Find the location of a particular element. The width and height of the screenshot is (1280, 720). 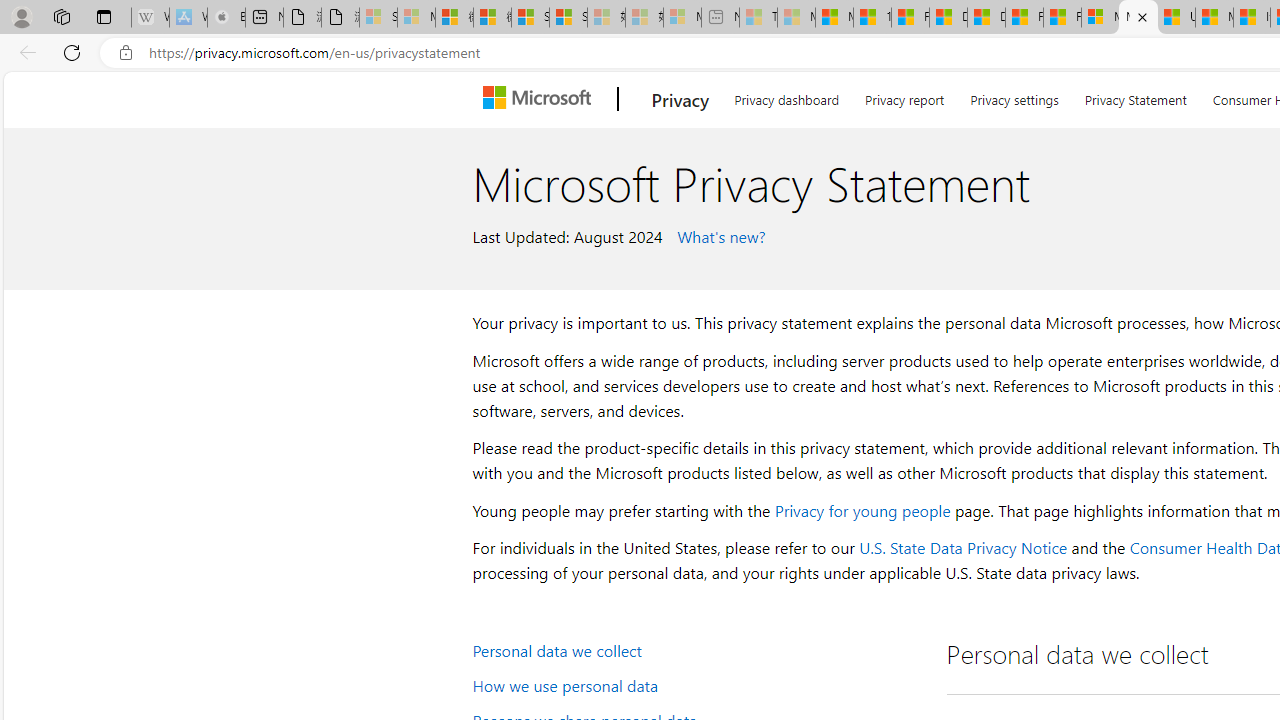

'Privacy settings' is located at coordinates (1015, 96).